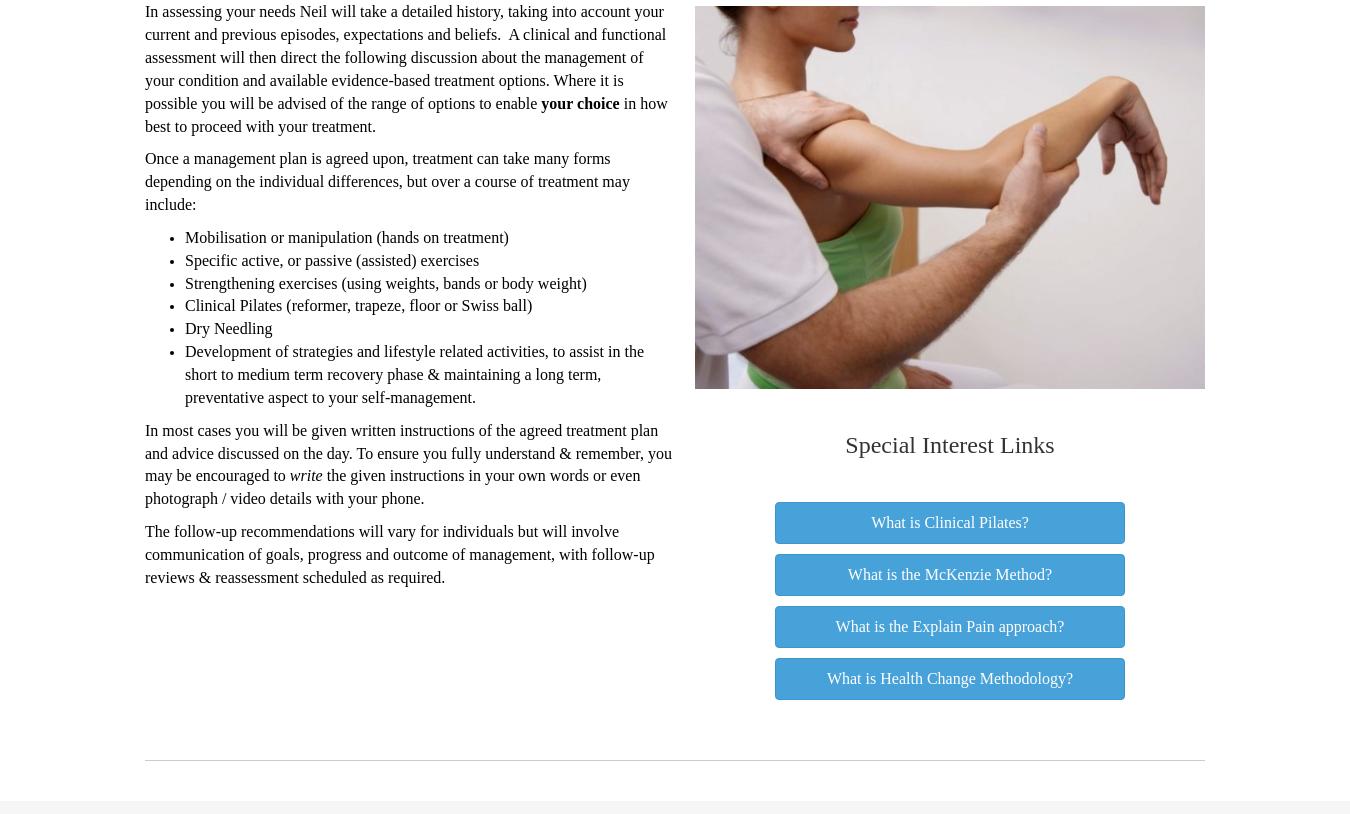  I want to click on 'write', so click(288, 474).